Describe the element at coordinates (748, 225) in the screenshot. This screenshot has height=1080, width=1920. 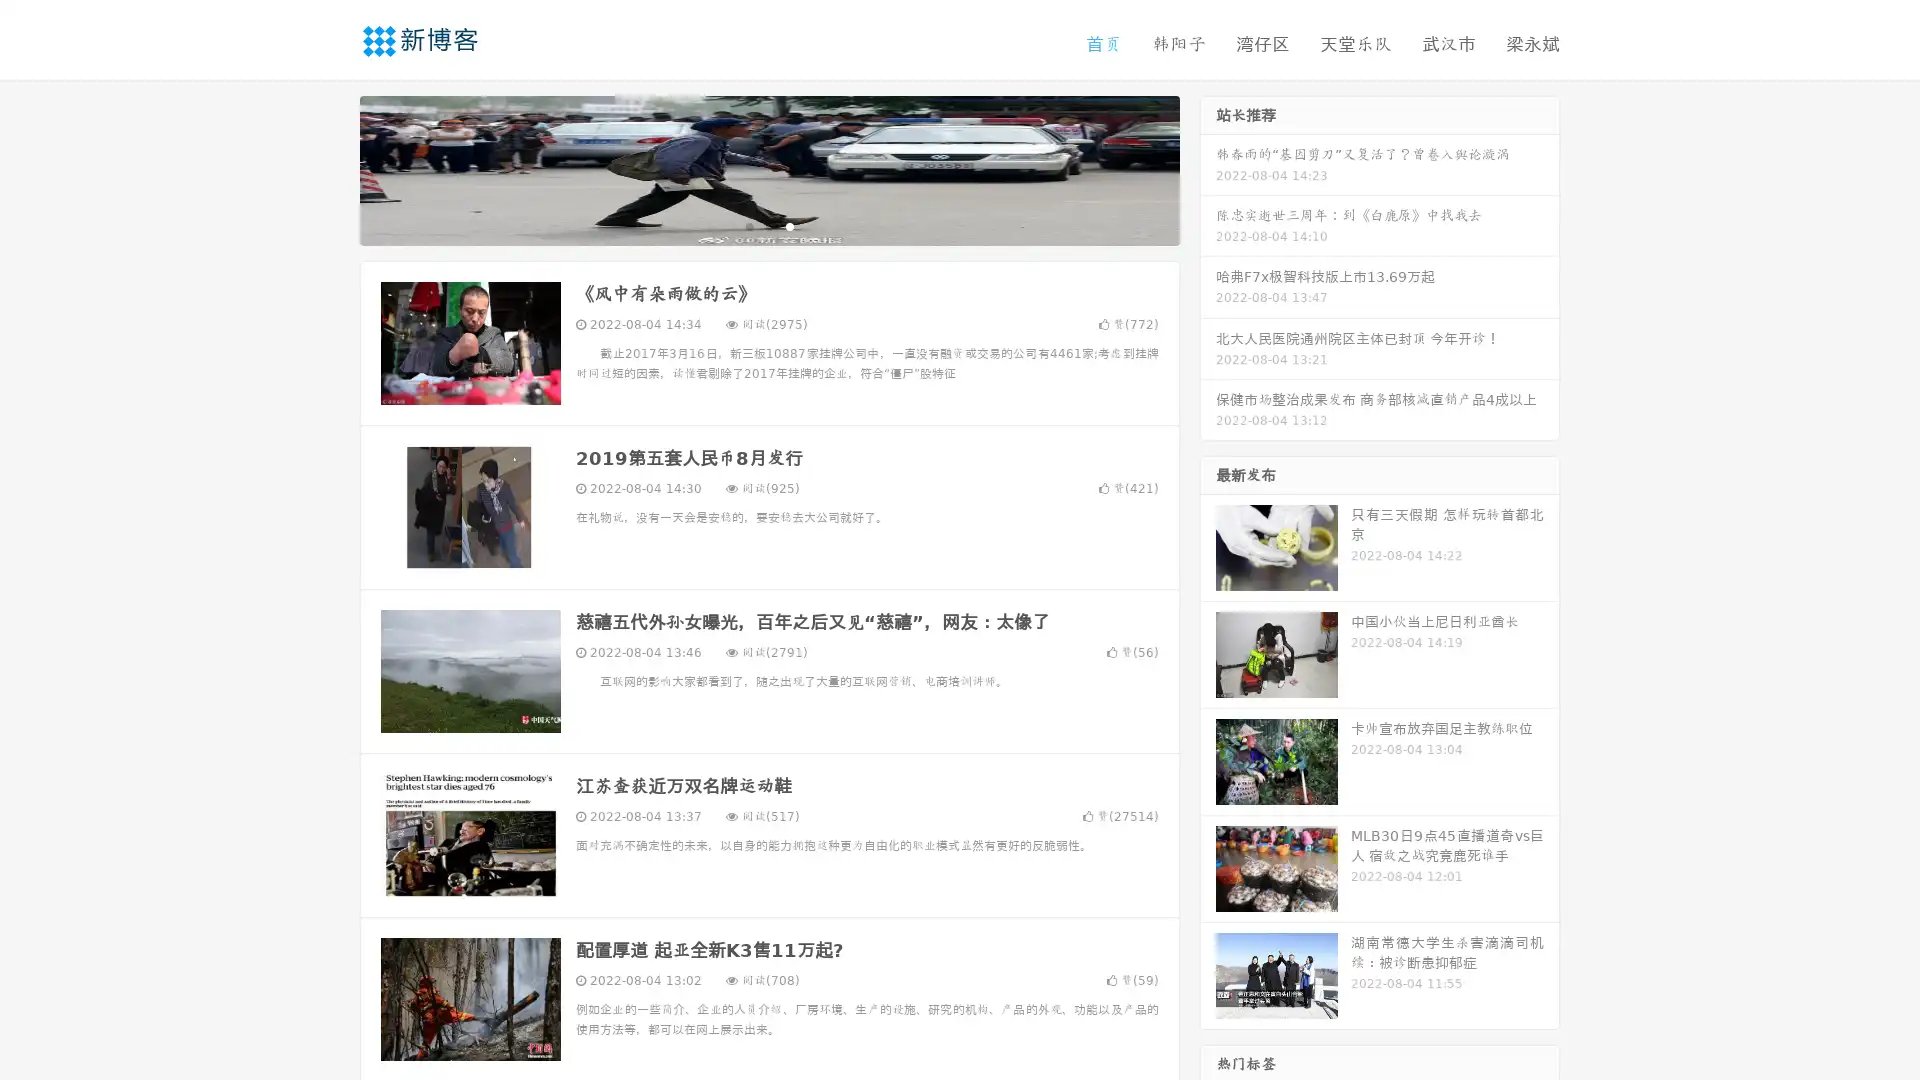
I see `Go to slide 1` at that location.